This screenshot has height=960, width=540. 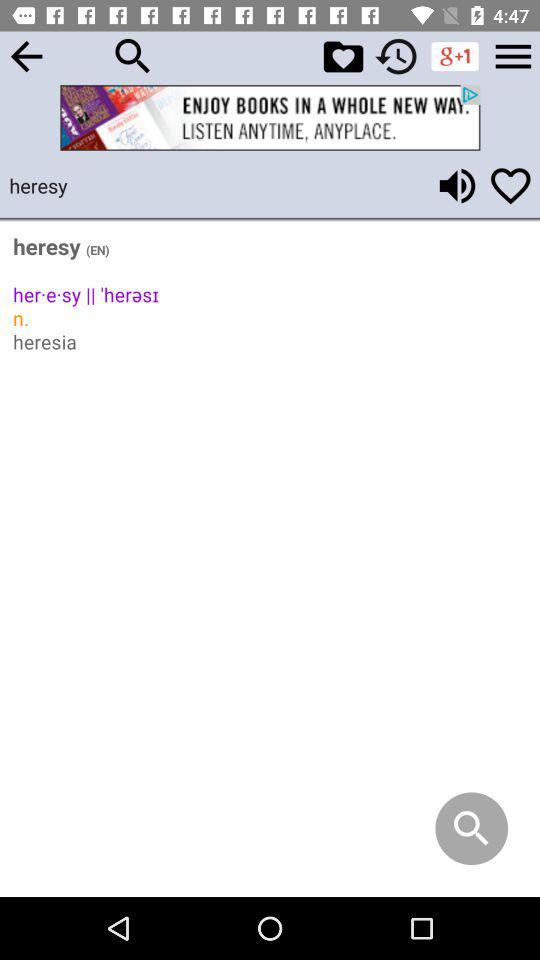 I want to click on search option, so click(x=133, y=55).